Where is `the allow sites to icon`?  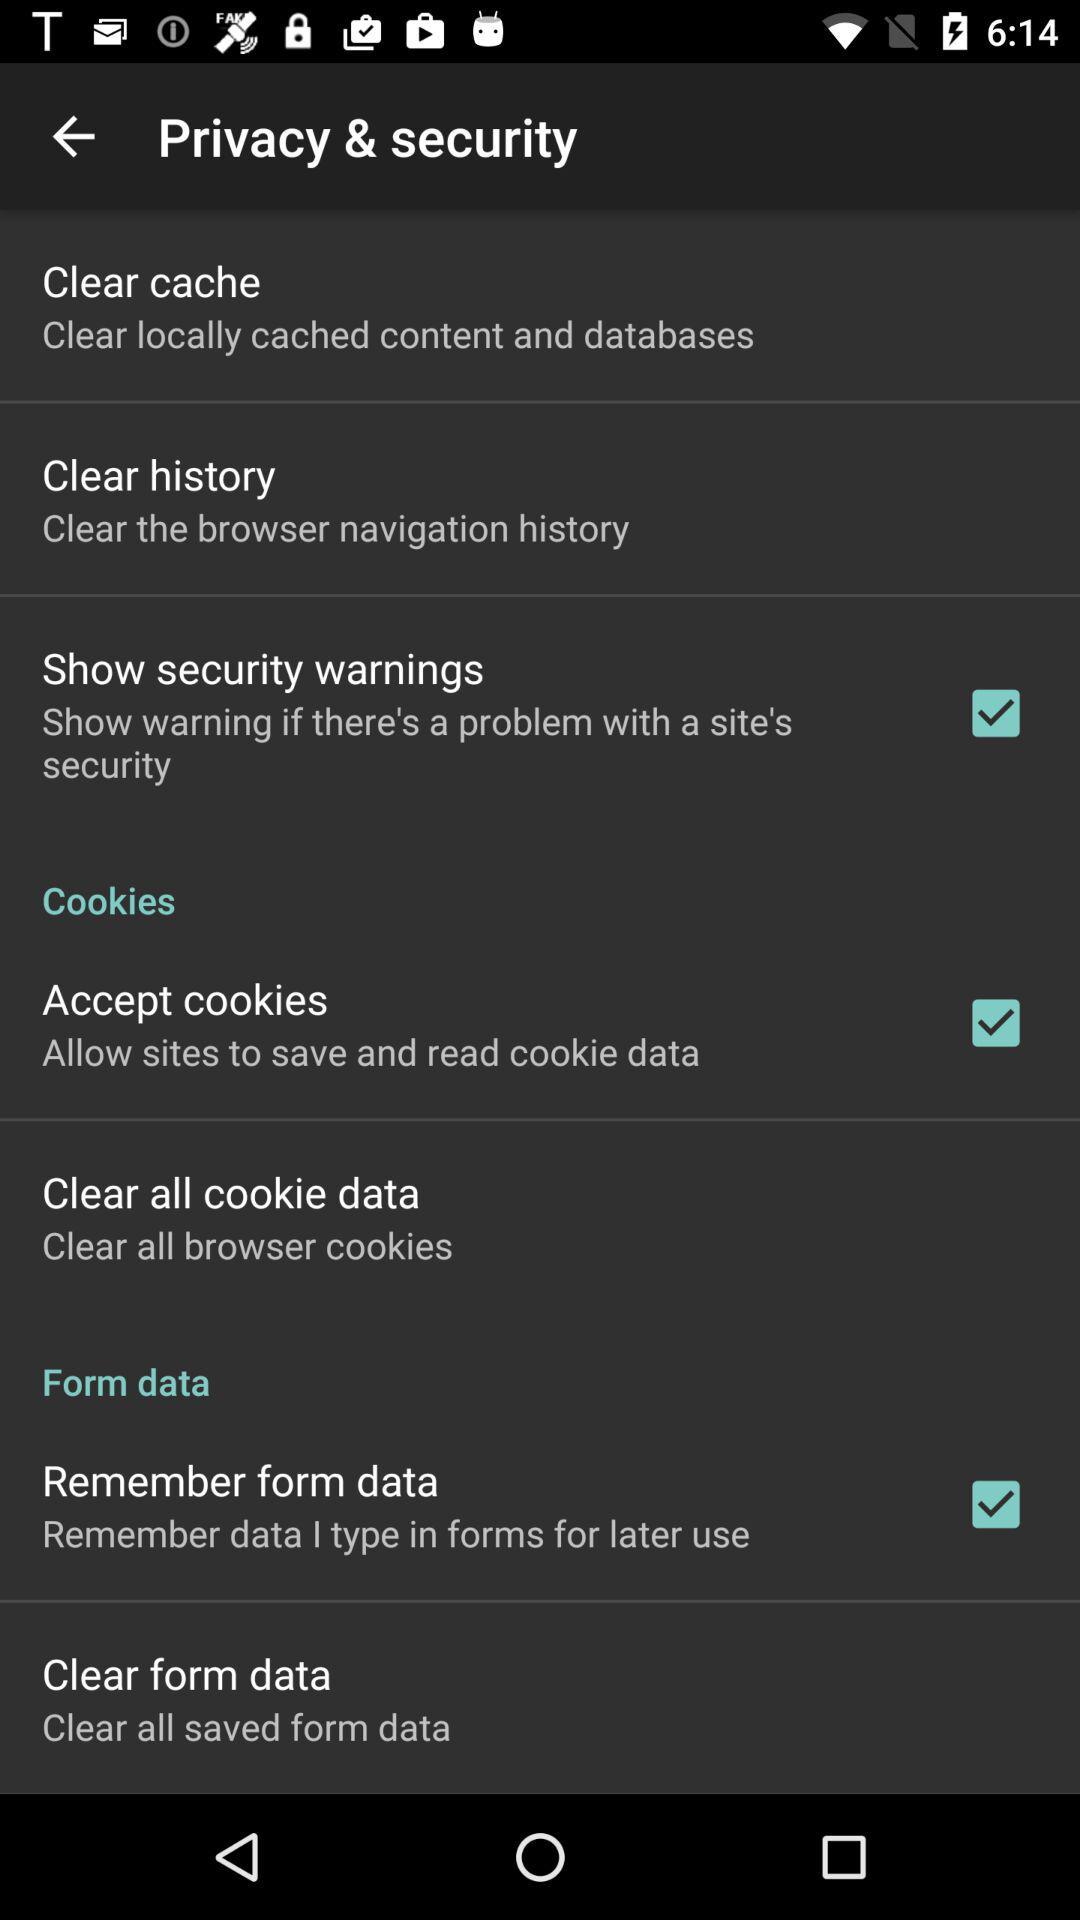
the allow sites to icon is located at coordinates (371, 1050).